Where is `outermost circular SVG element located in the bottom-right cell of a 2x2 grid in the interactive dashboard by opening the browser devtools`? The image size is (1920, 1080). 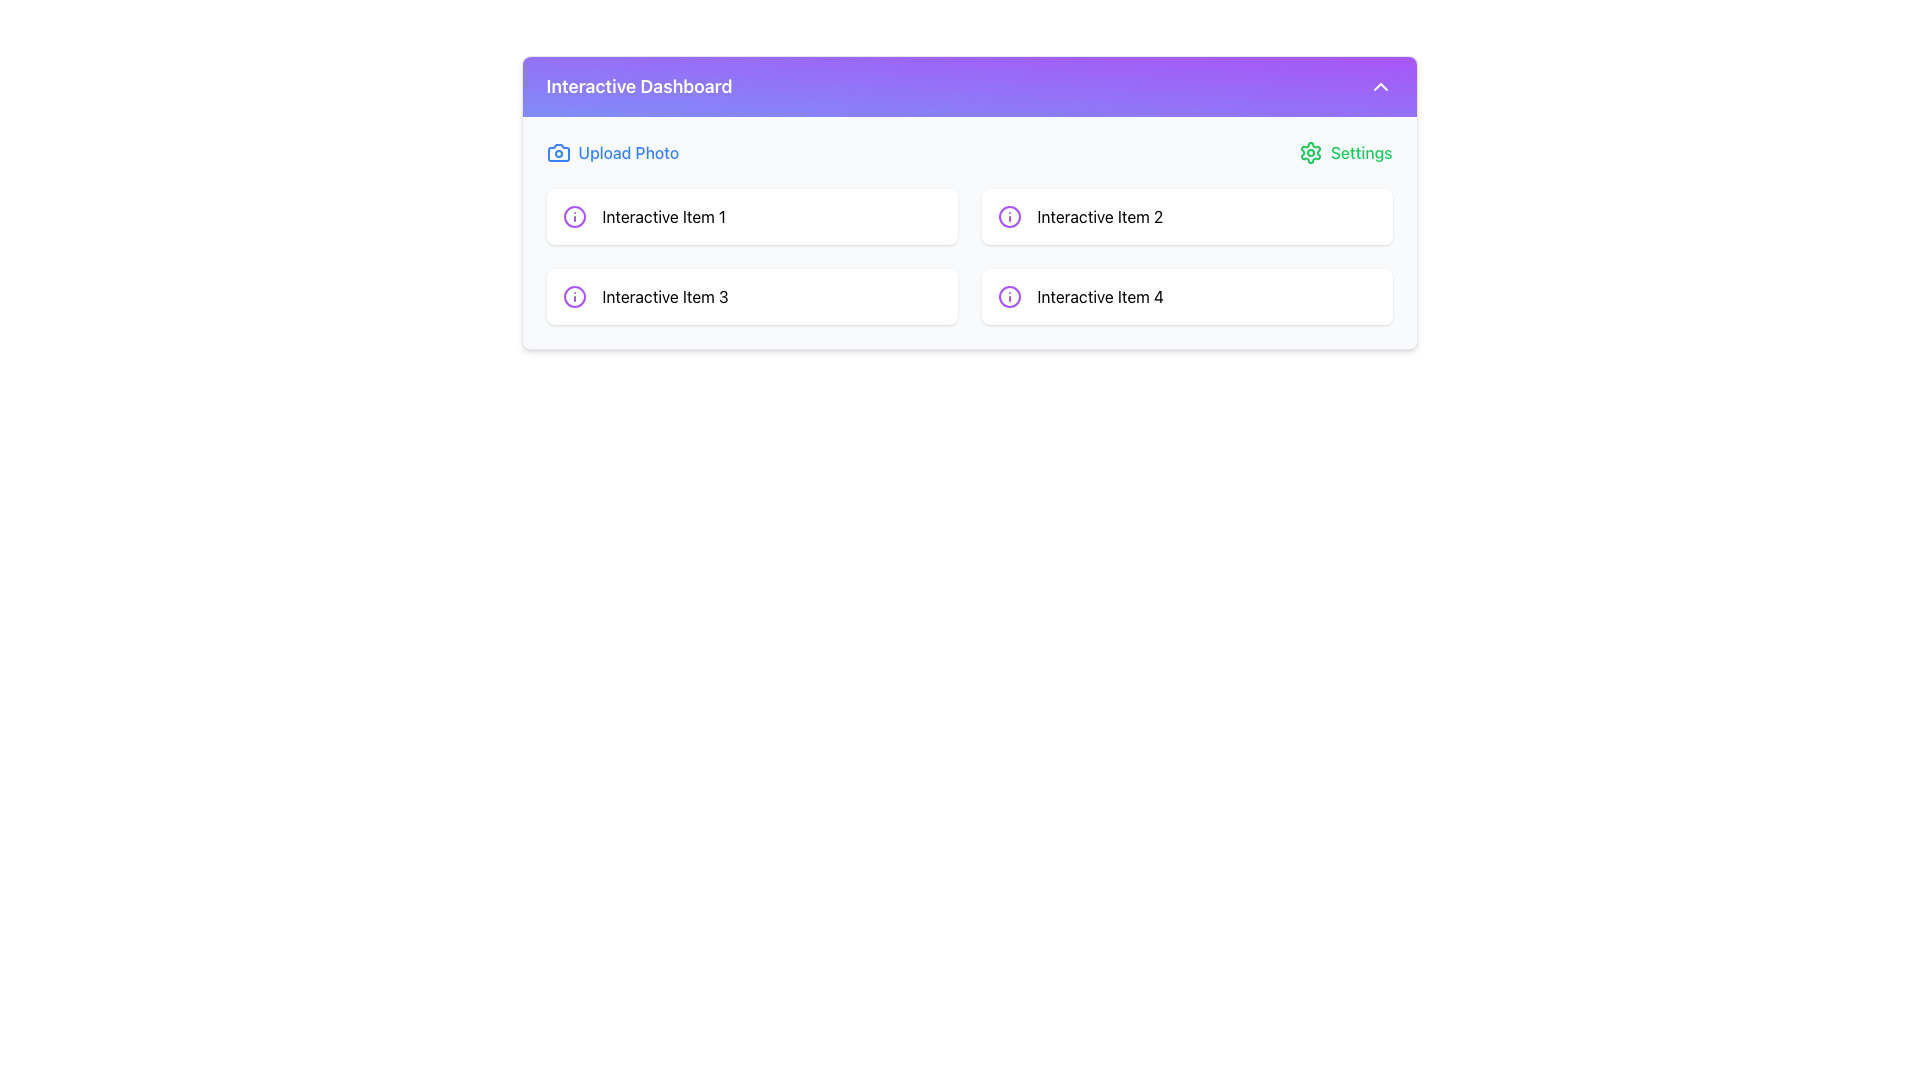 outermost circular SVG element located in the bottom-right cell of a 2x2 grid in the interactive dashboard by opening the browser devtools is located at coordinates (1009, 216).